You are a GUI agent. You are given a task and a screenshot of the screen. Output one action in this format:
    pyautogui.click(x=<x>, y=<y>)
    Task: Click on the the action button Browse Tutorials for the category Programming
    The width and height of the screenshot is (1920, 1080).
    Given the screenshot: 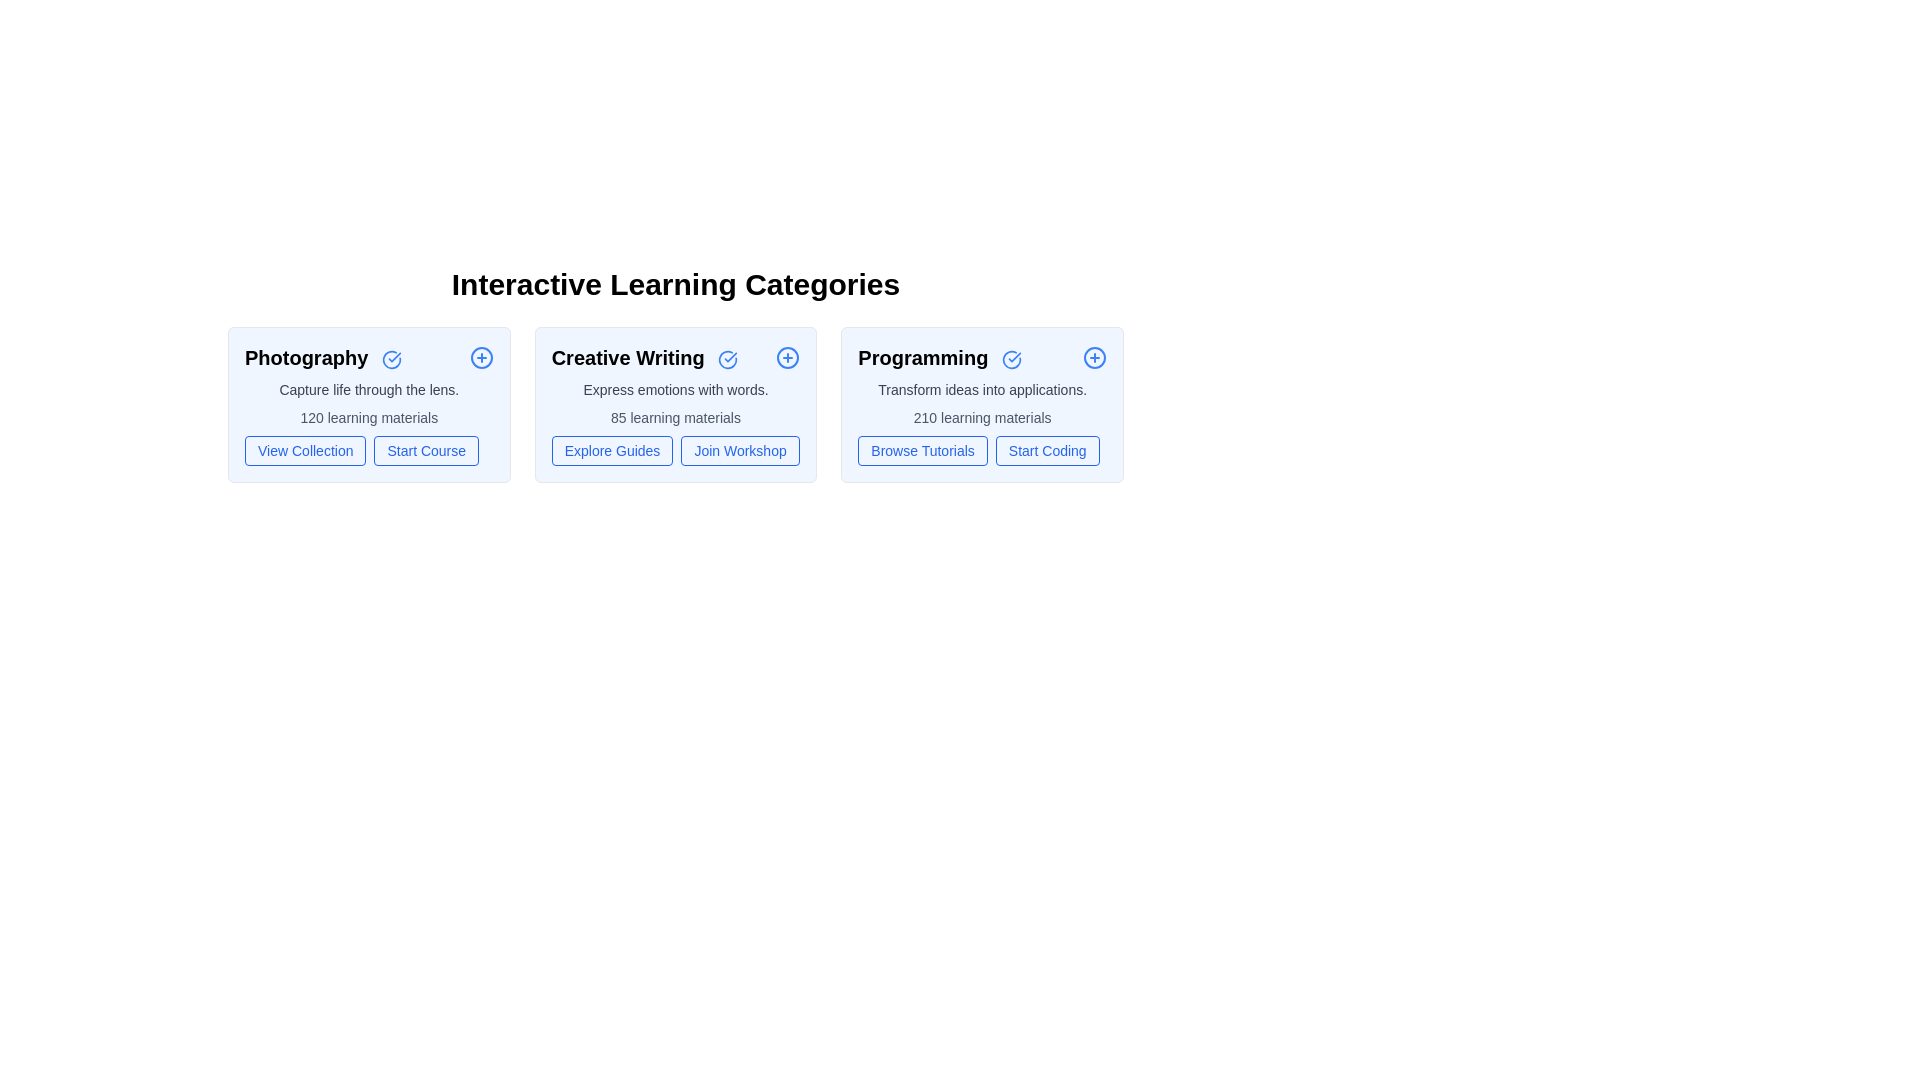 What is the action you would take?
    pyautogui.click(x=922, y=451)
    